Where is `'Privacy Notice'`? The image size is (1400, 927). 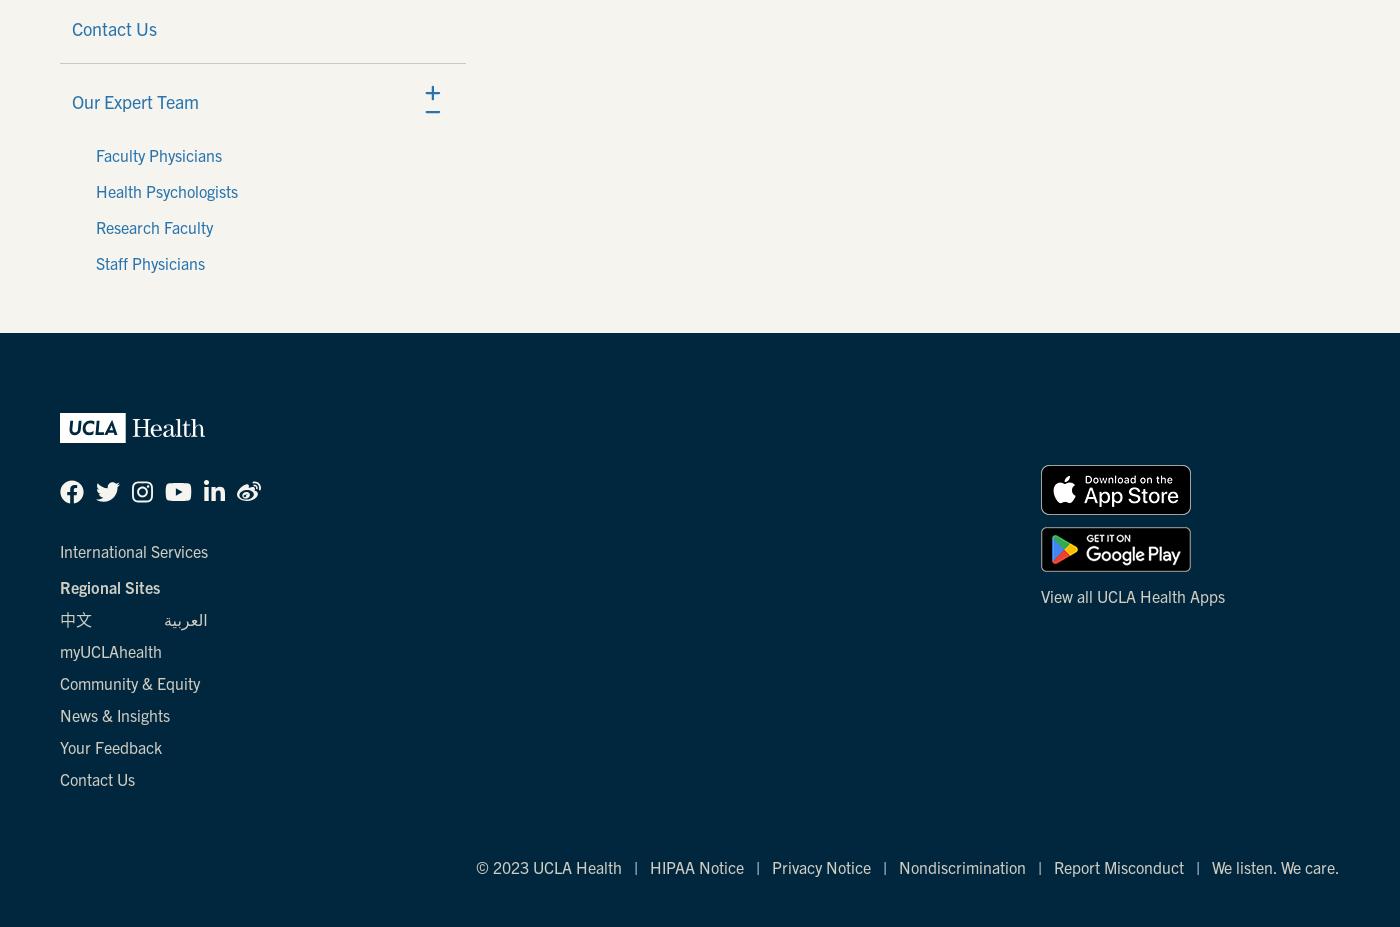 'Privacy Notice' is located at coordinates (821, 867).